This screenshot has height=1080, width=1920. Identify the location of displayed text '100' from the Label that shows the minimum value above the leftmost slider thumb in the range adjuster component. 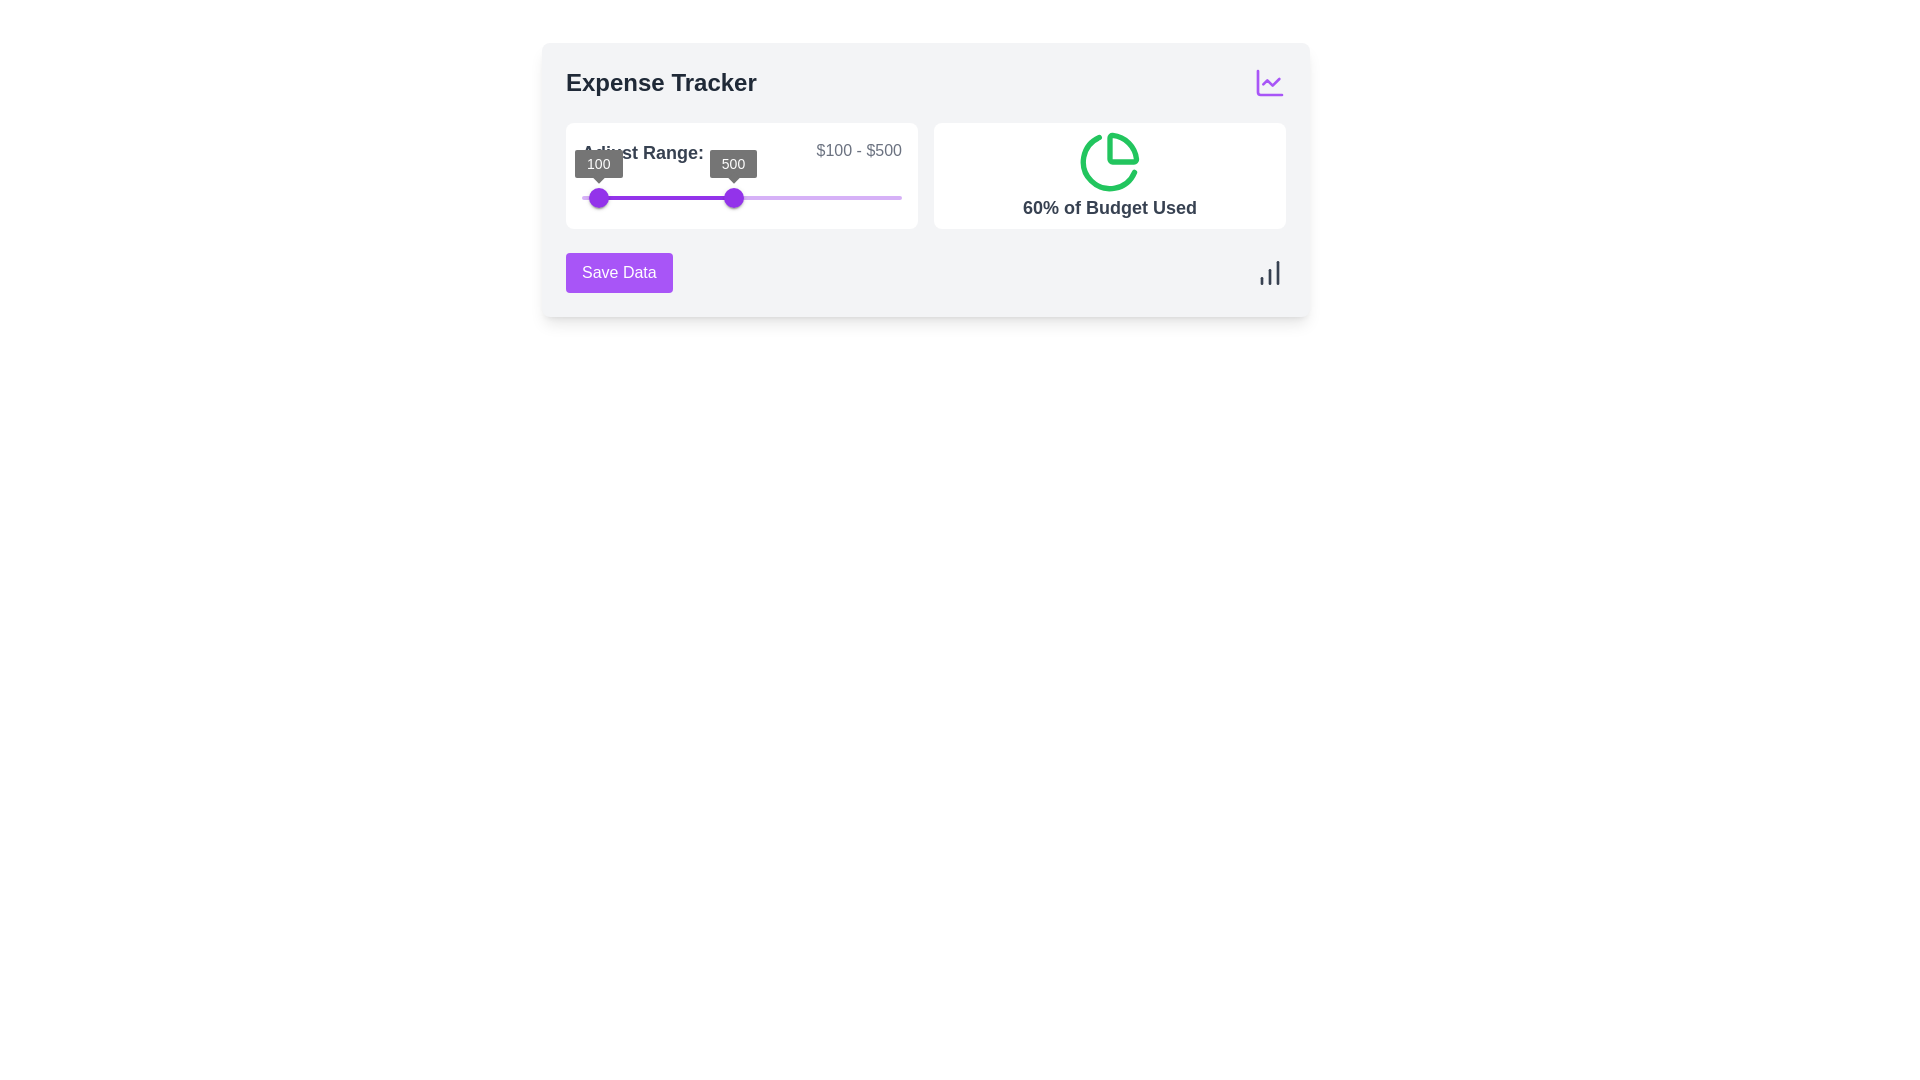
(597, 162).